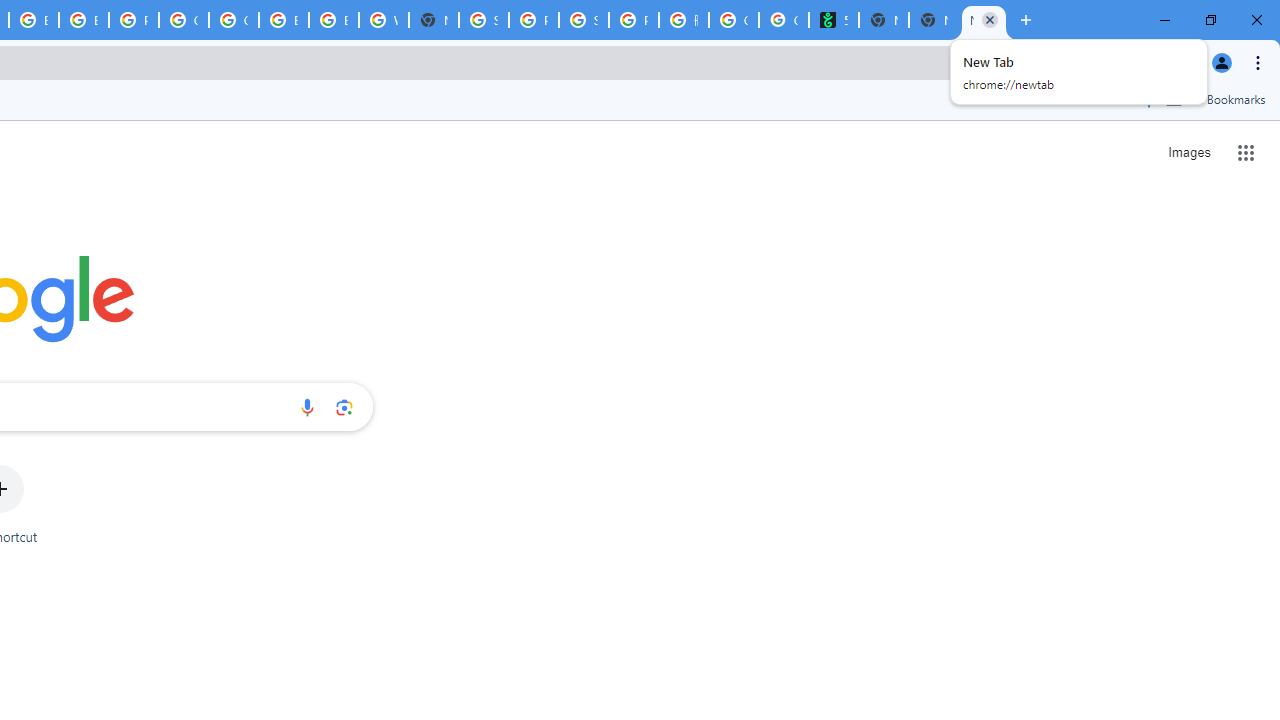  I want to click on 'Browse Chrome as a guest - Computer - Google Chrome Help', so click(282, 20).